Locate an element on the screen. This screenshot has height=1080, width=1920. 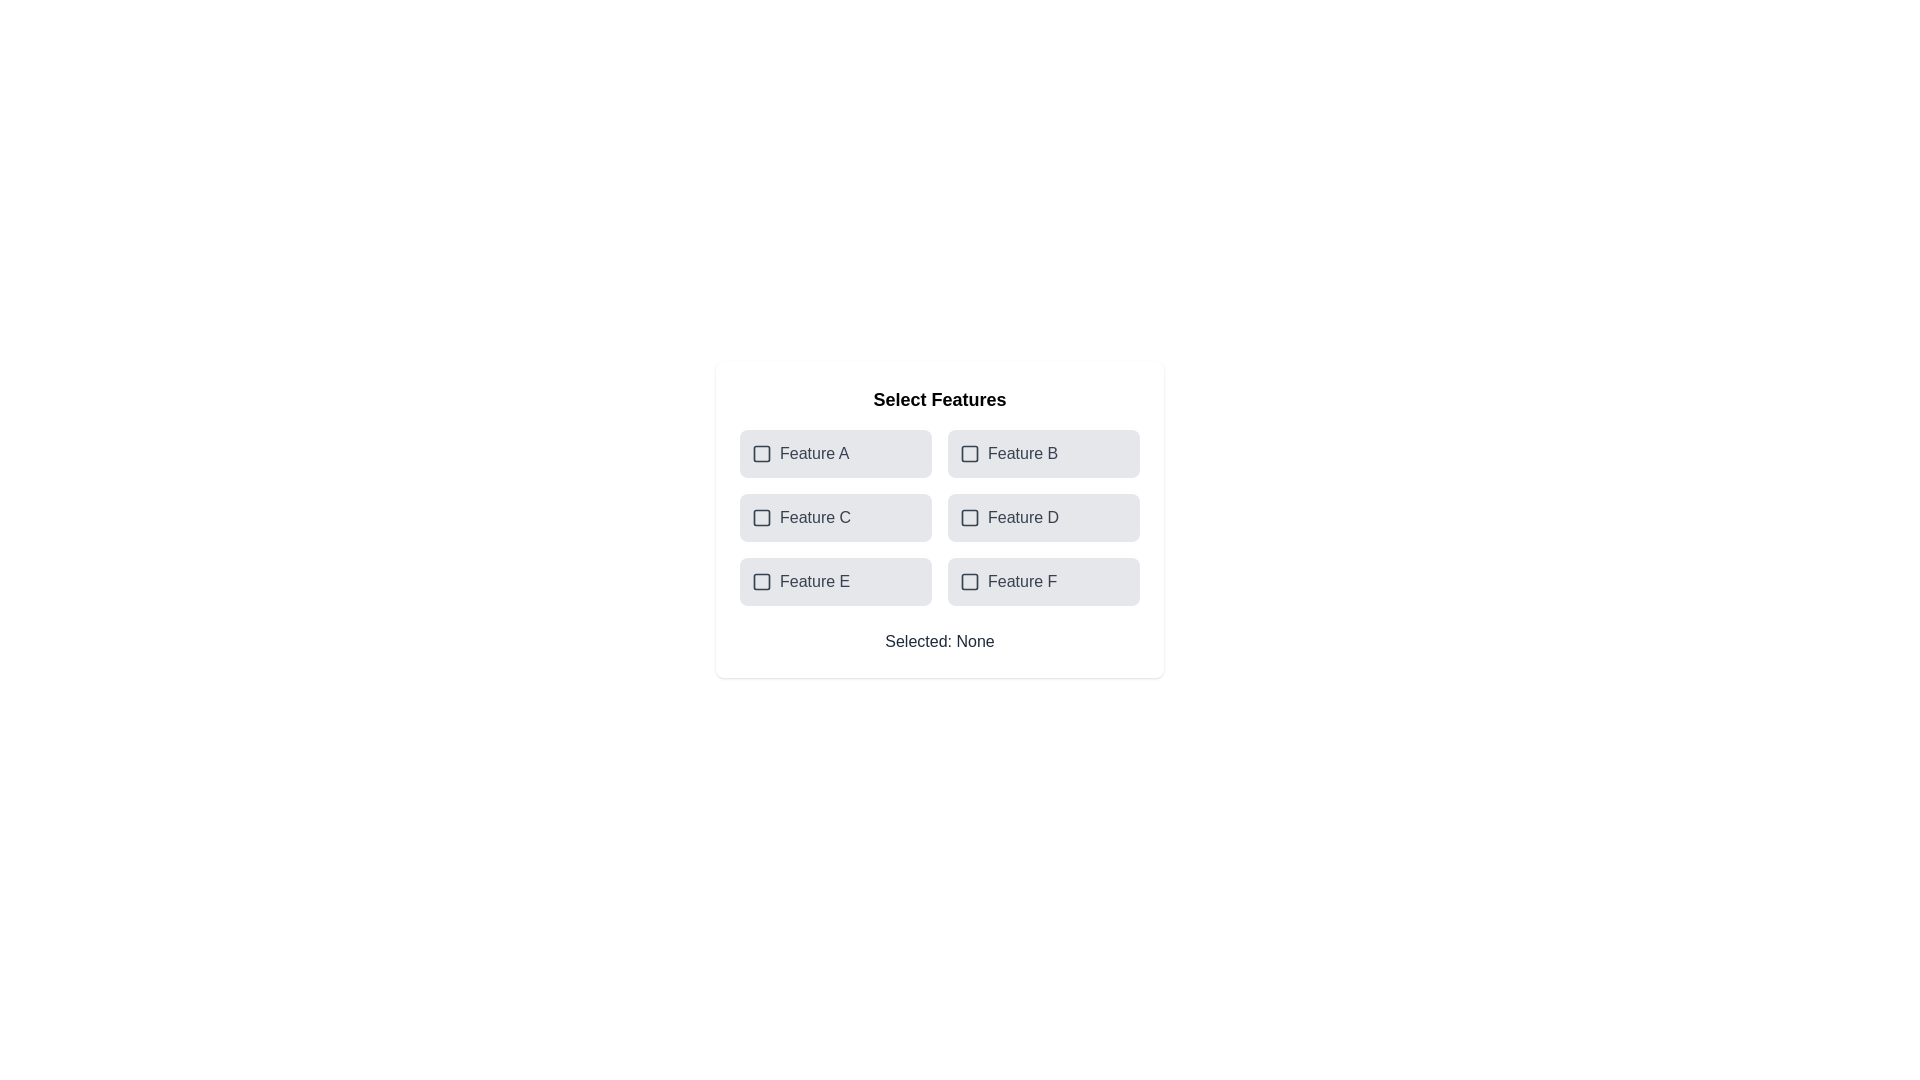
the checkbox for 'Feature C' is located at coordinates (761, 516).